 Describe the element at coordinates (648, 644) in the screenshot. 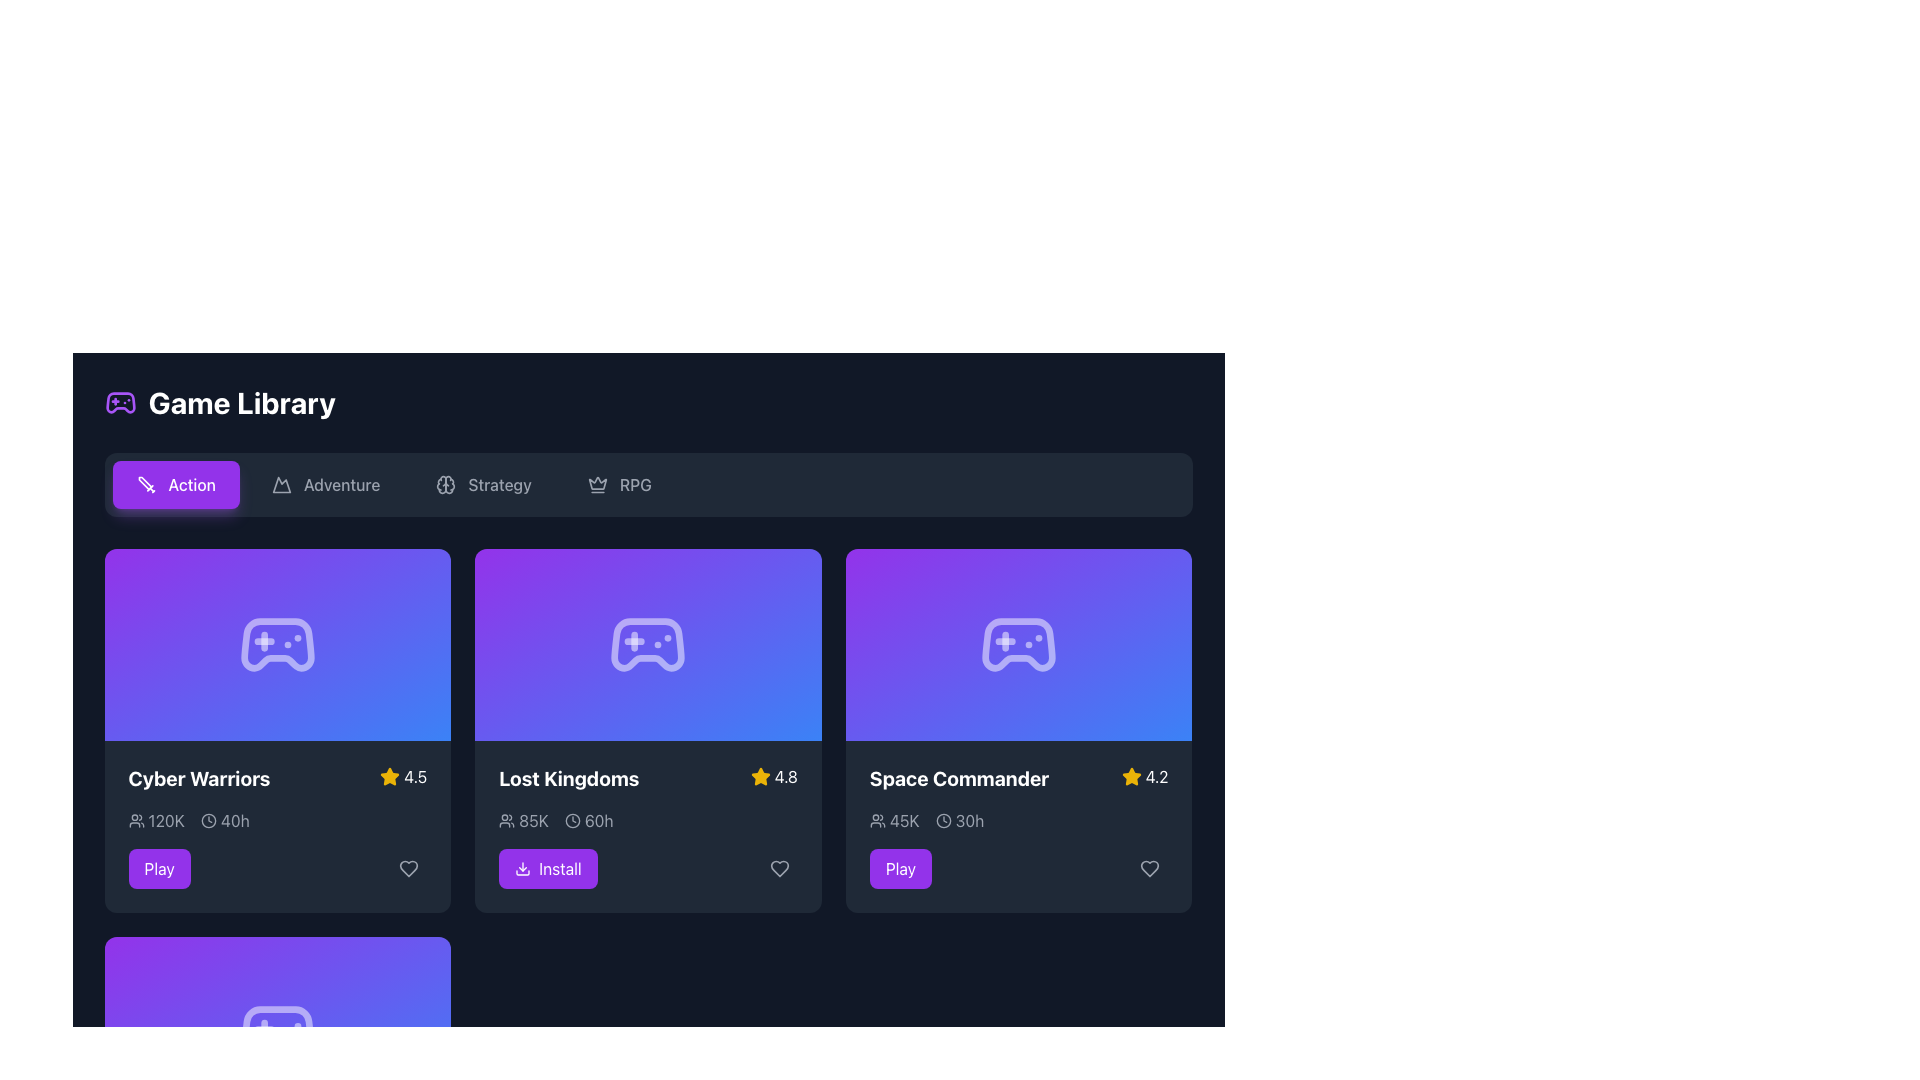

I see `the icon representing the game 'Lost Kingdoms', which is centrally placed within the second card of the upper row in the game library grid` at that location.